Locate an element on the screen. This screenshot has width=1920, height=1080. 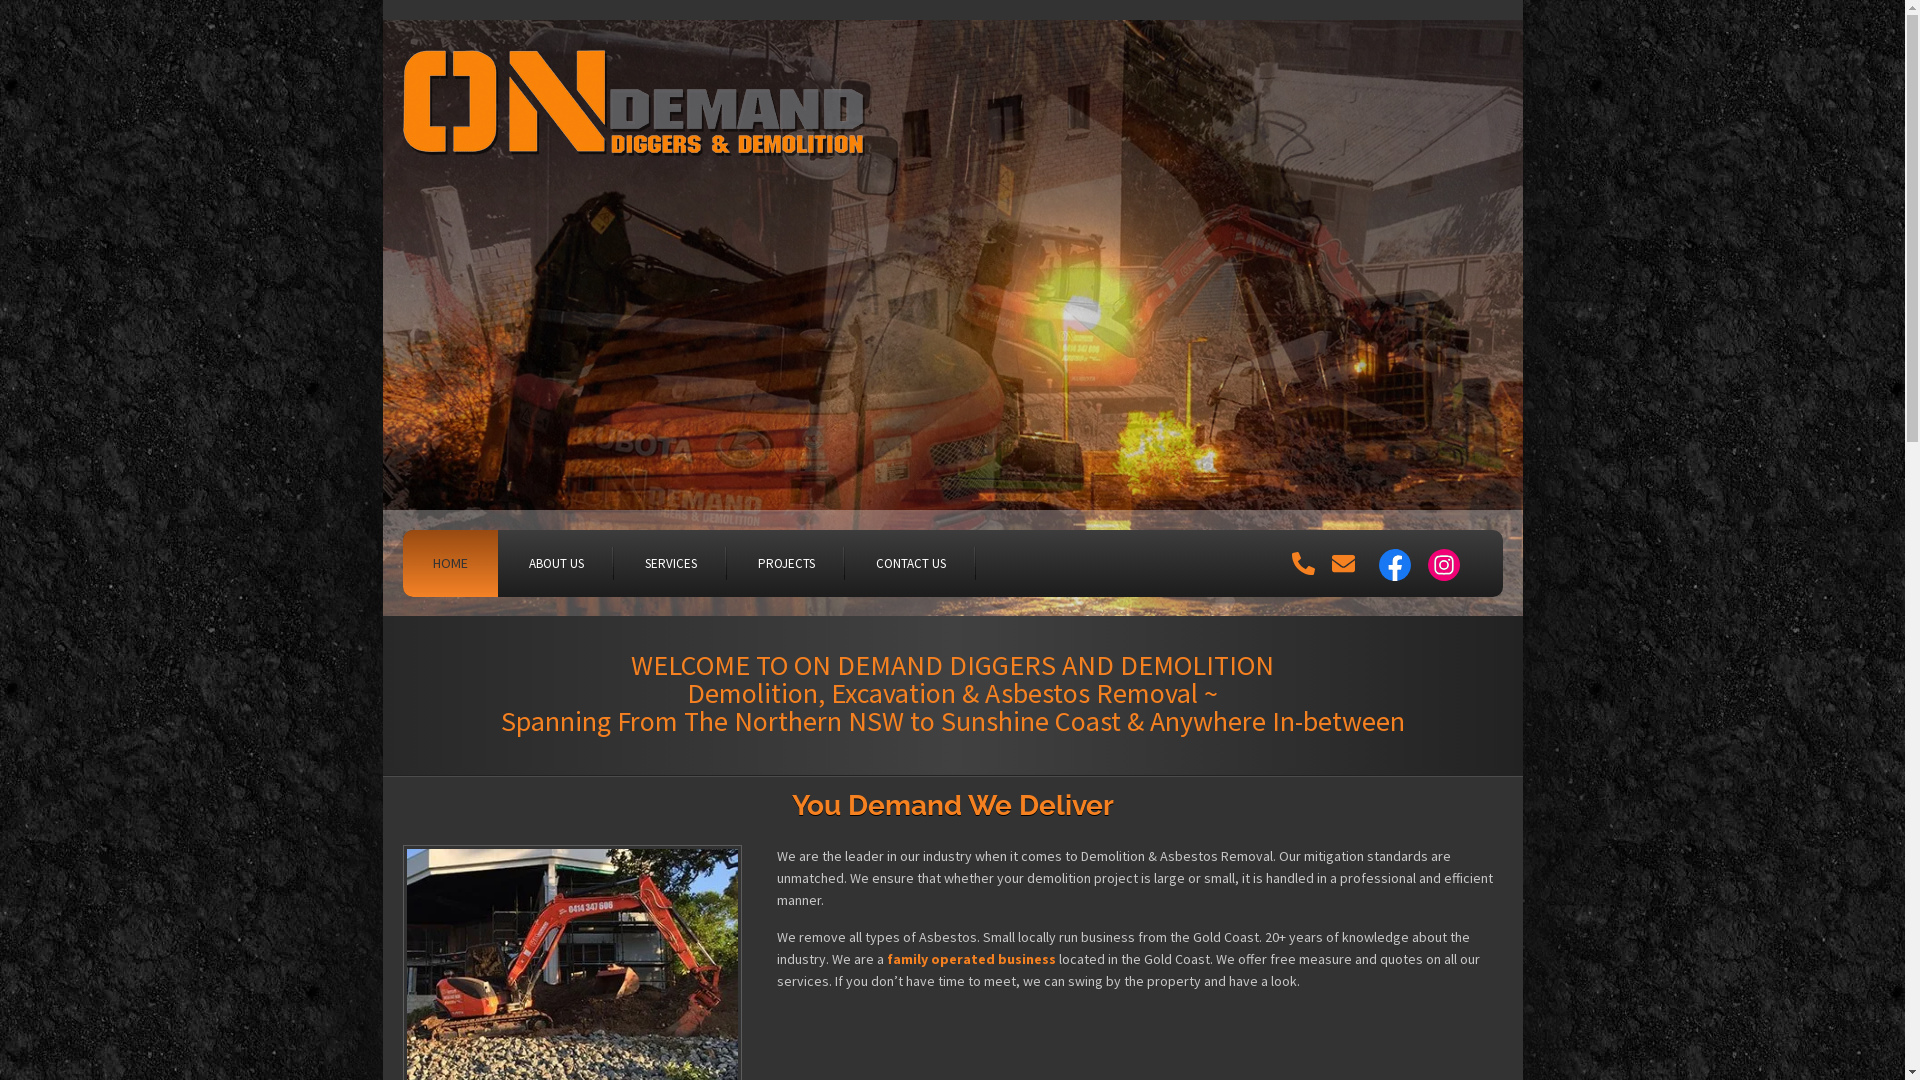
'ABOUT US' is located at coordinates (555, 563).